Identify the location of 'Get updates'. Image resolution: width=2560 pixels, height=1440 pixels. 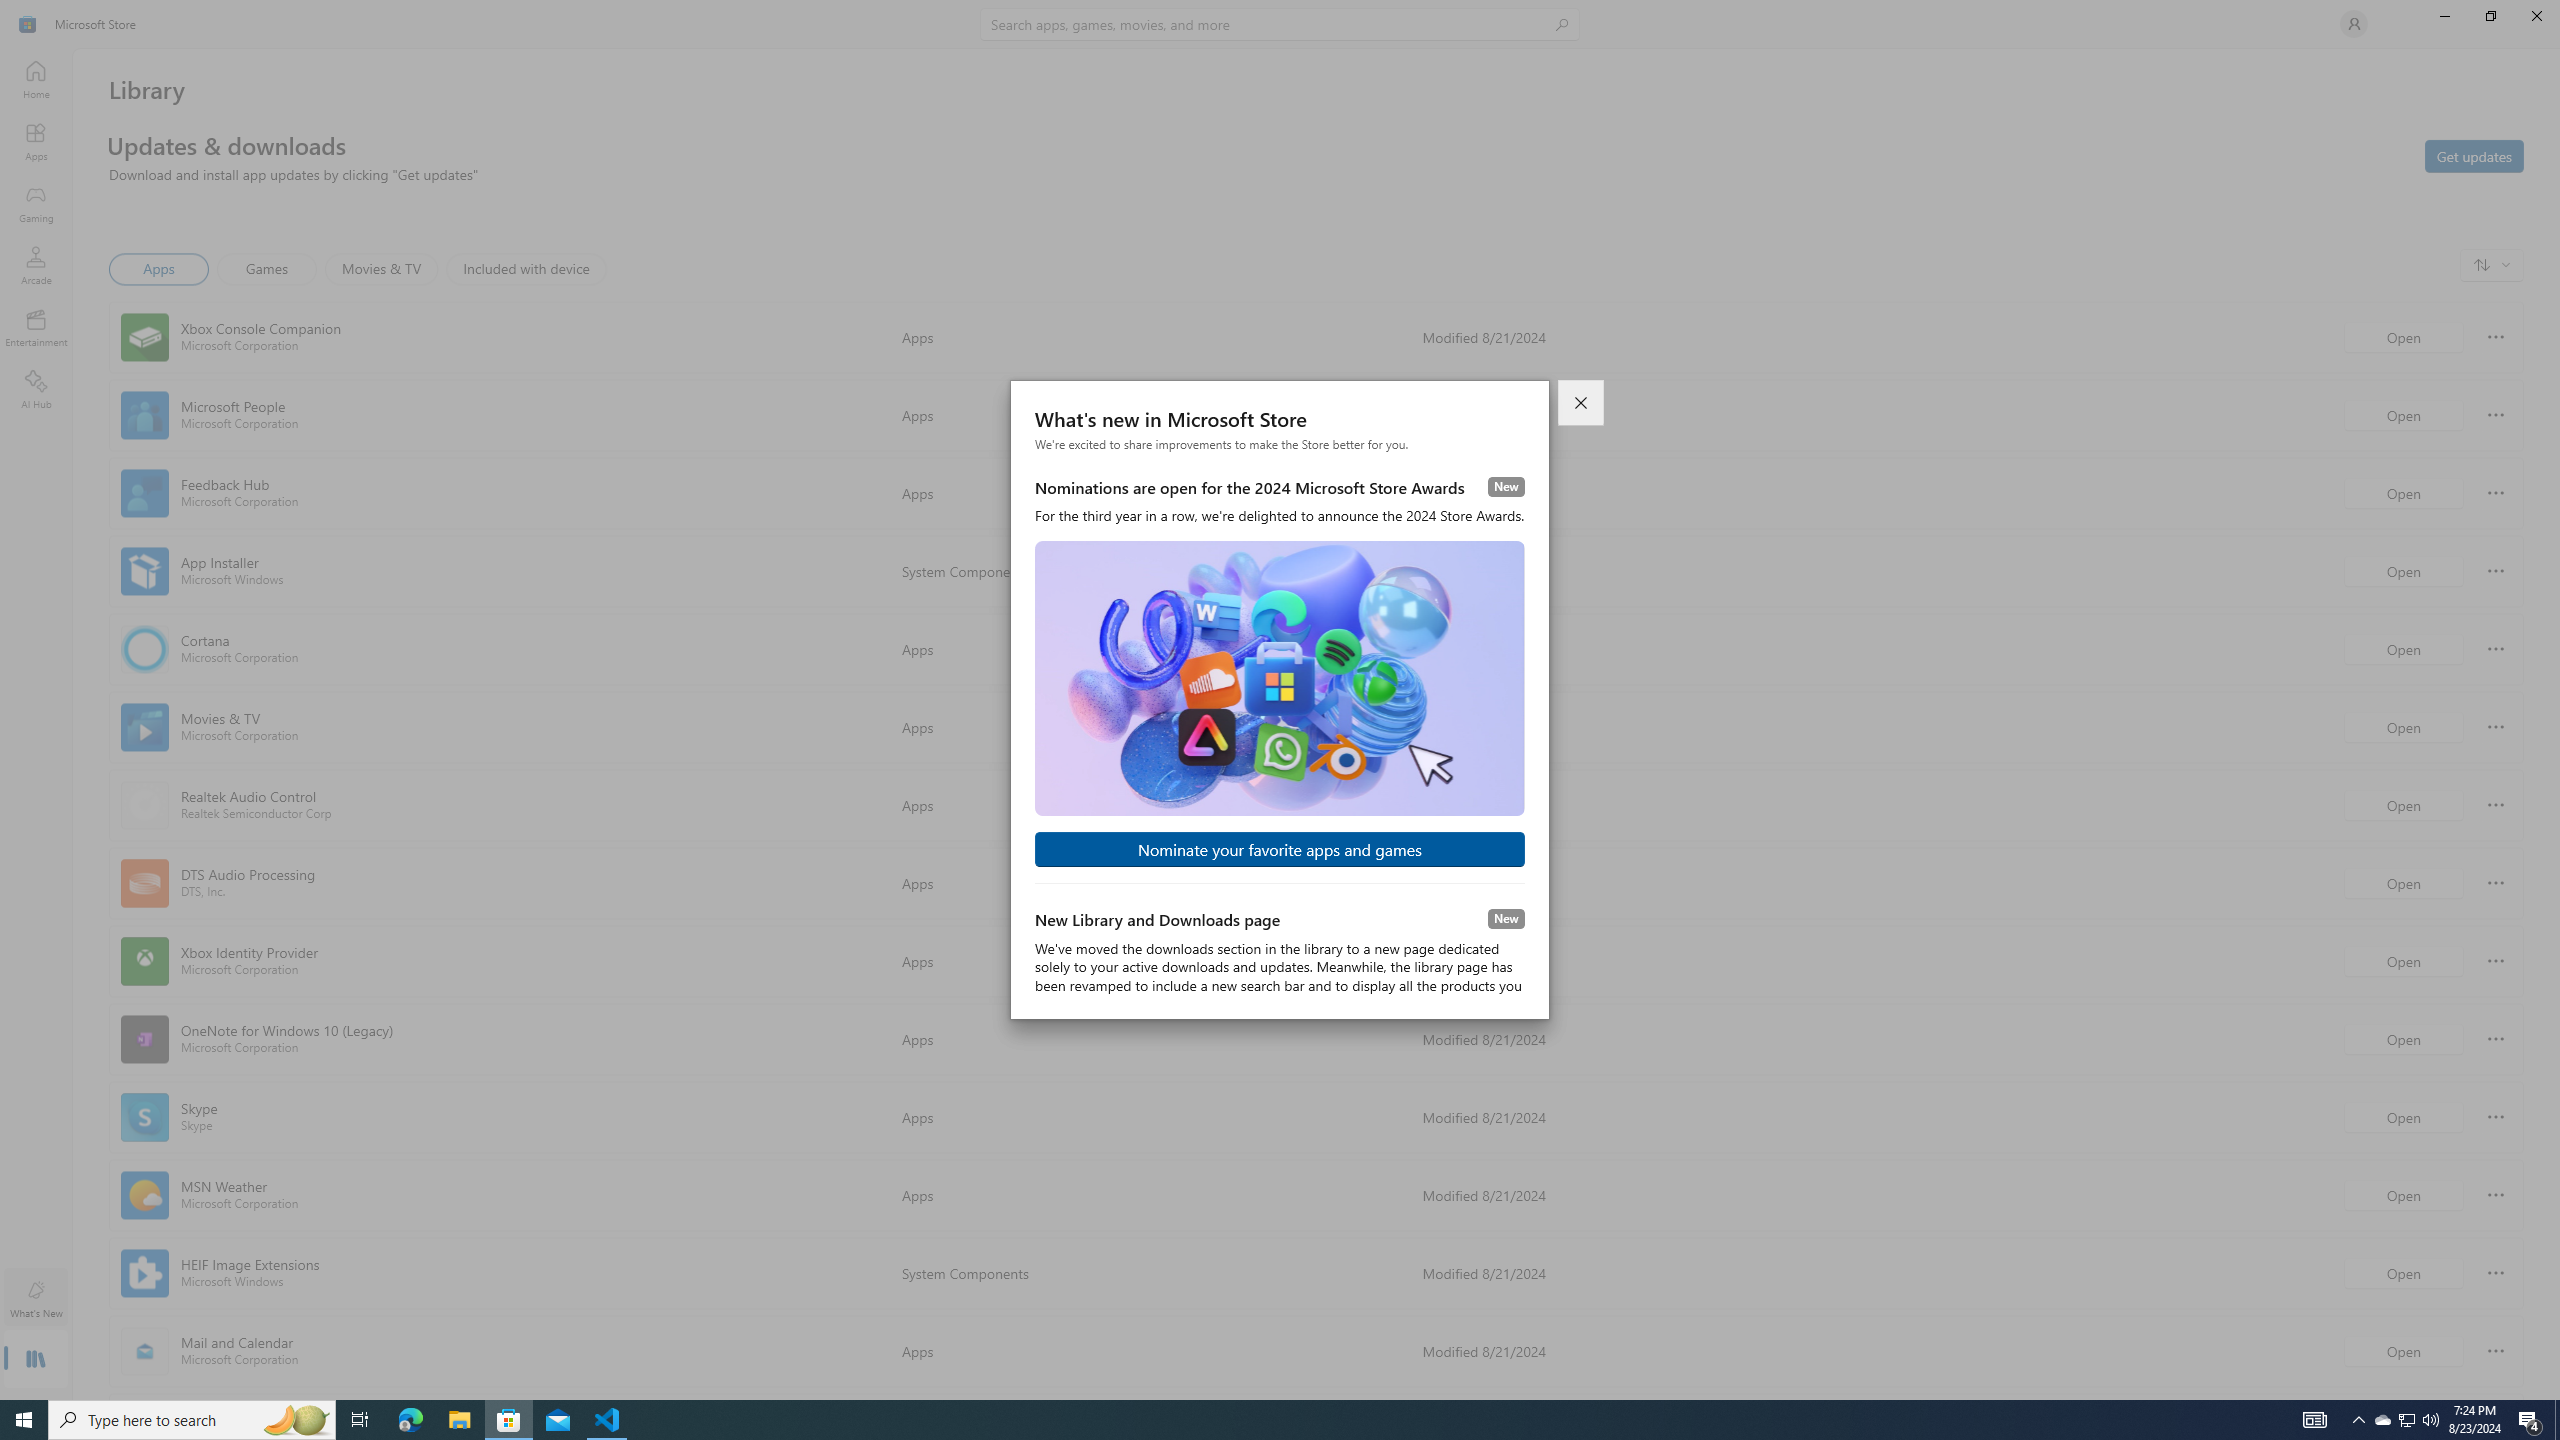
(2474, 154).